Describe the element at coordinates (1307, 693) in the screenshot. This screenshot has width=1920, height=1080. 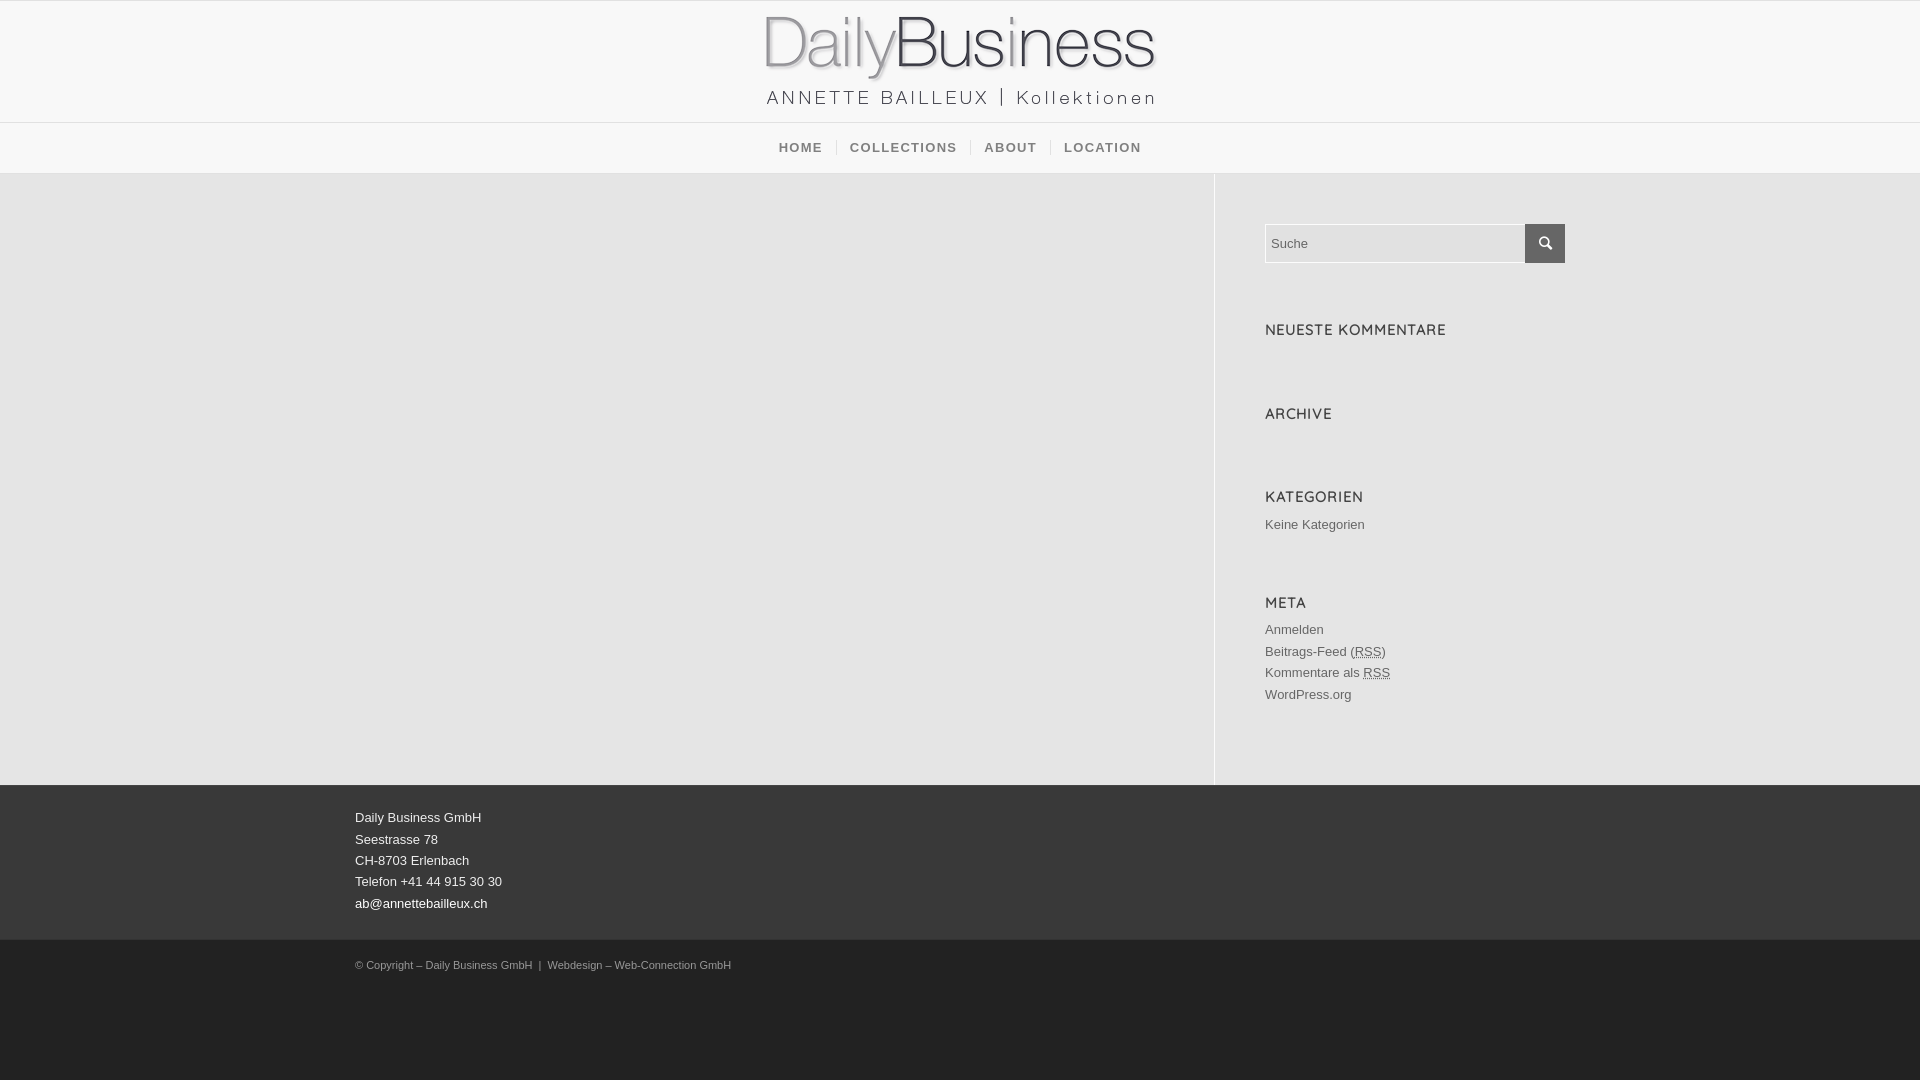
I see `'WordPress.org'` at that location.